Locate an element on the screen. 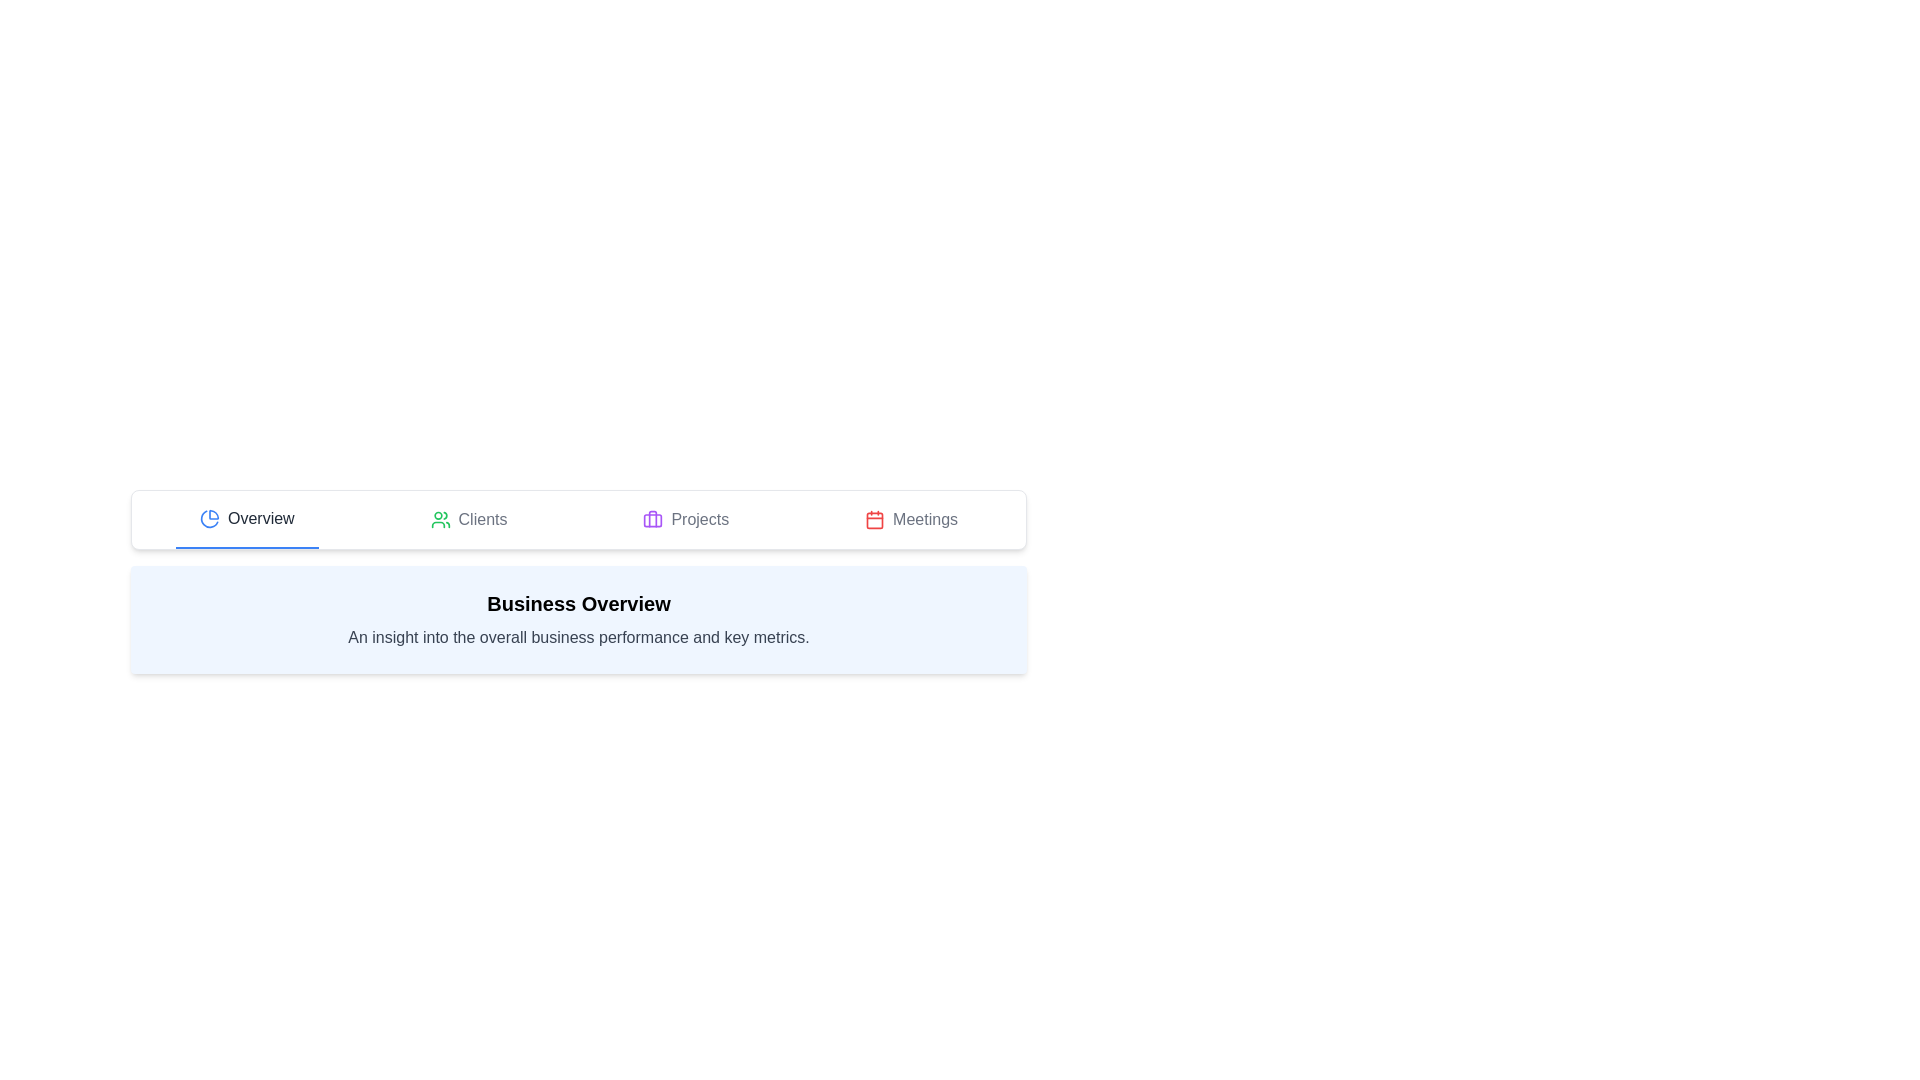  the first button in the horizontal navigation bar is located at coordinates (246, 519).